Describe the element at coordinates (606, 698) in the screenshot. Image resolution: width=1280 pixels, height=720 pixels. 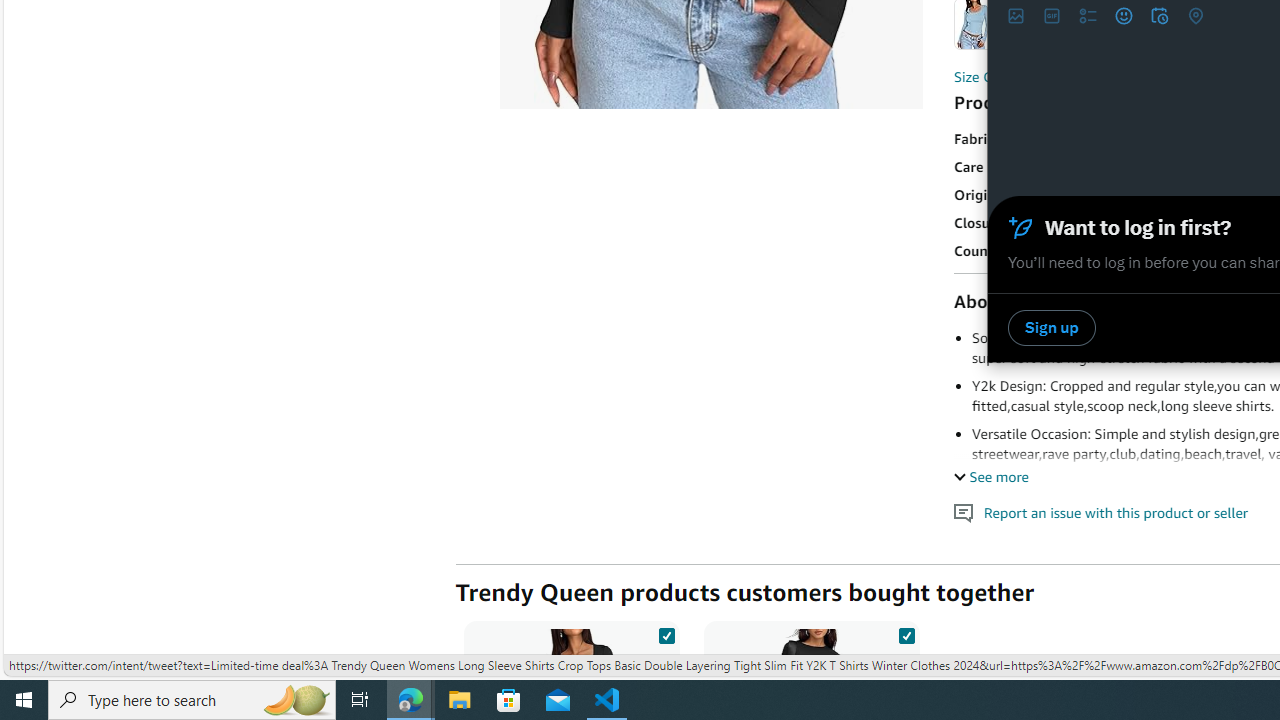
I see `'Visual Studio Code - 1 running window'` at that location.